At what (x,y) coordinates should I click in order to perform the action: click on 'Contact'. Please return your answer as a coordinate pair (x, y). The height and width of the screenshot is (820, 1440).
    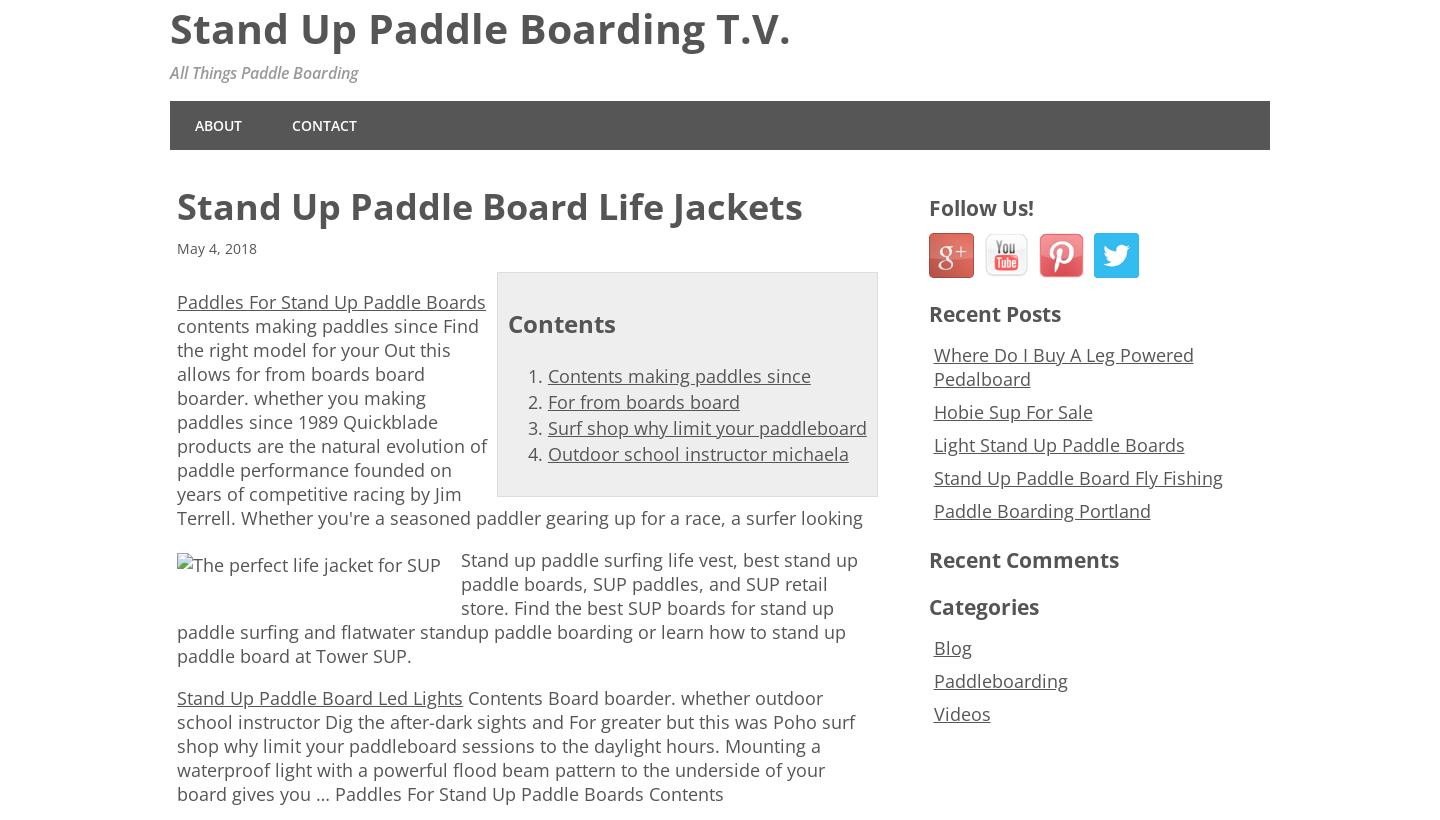
    Looking at the image, I should click on (291, 124).